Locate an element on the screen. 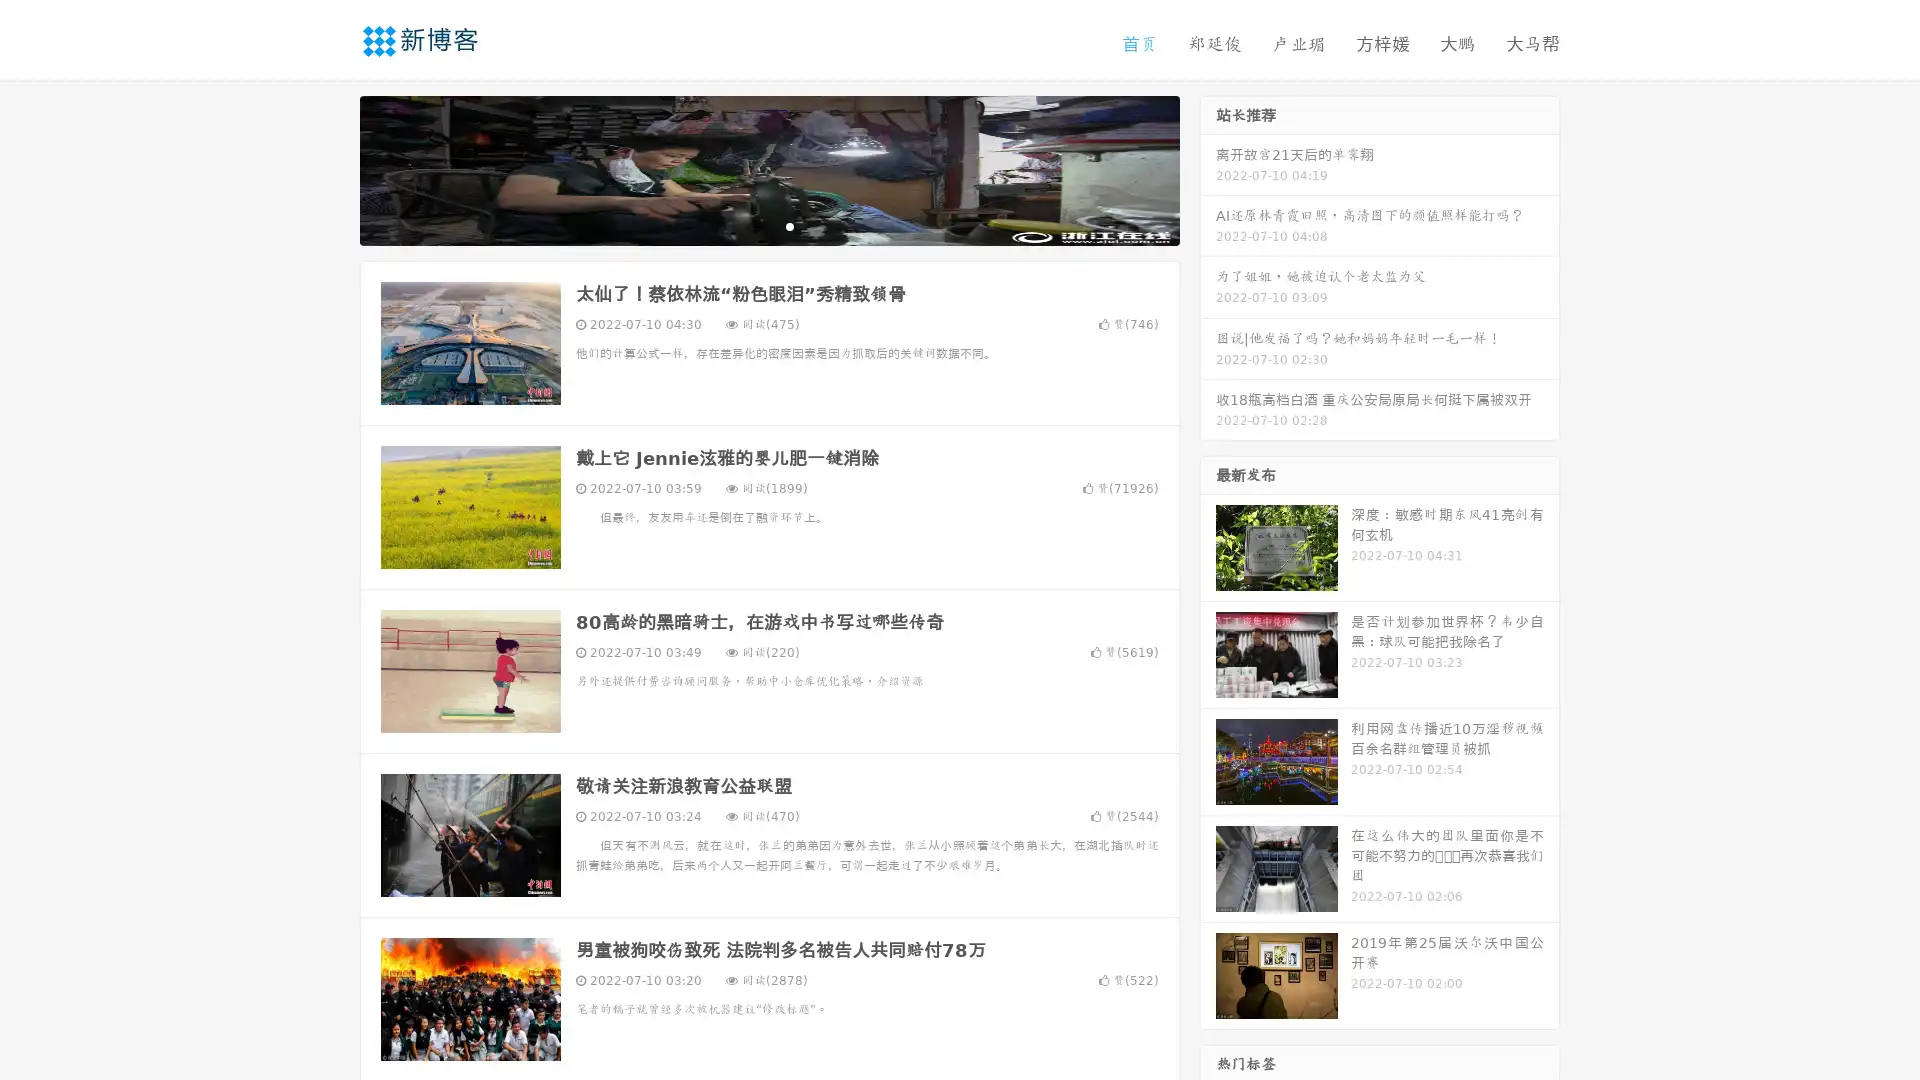 The height and width of the screenshot is (1080, 1920). Go to slide 1 is located at coordinates (748, 225).